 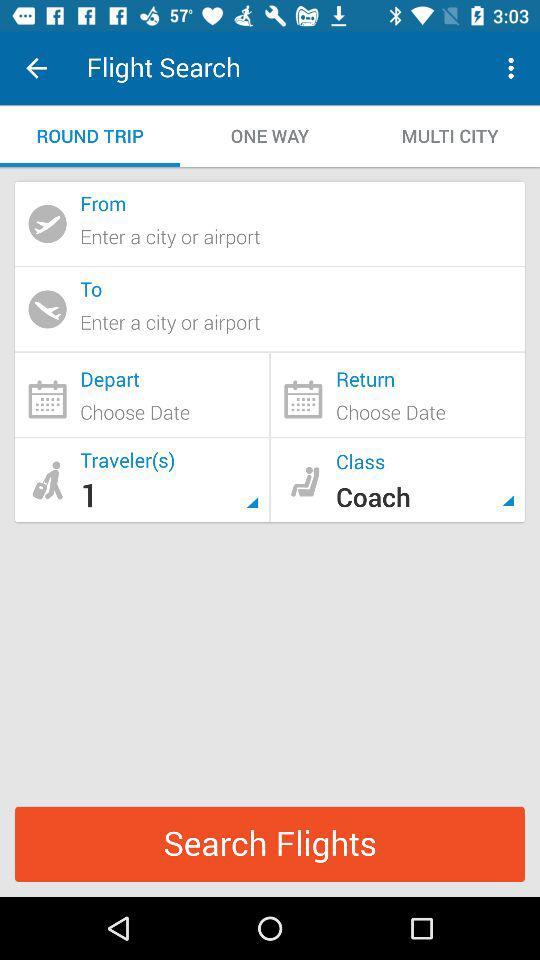 What do you see at coordinates (36, 68) in the screenshot?
I see `item next to the flight search icon` at bounding box center [36, 68].